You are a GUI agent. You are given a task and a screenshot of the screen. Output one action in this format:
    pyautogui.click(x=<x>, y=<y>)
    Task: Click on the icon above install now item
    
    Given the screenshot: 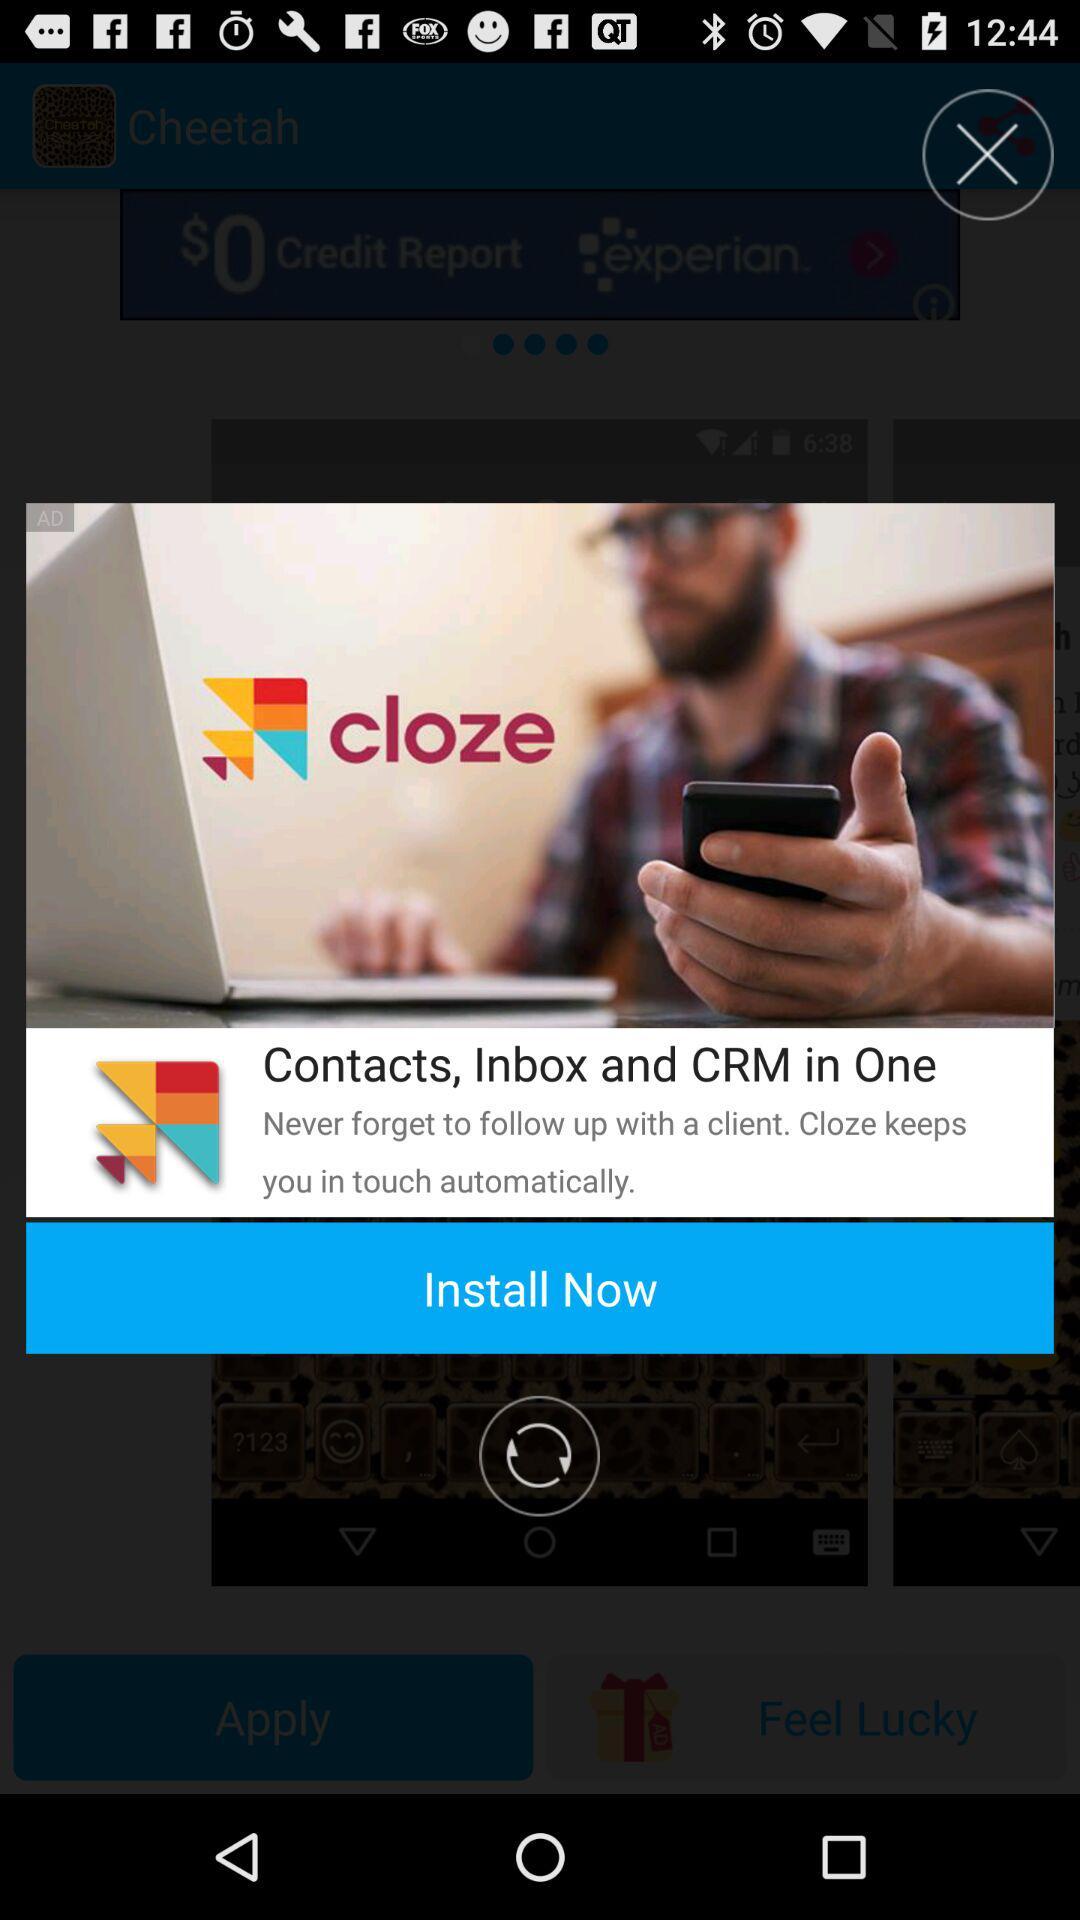 What is the action you would take?
    pyautogui.click(x=631, y=1151)
    